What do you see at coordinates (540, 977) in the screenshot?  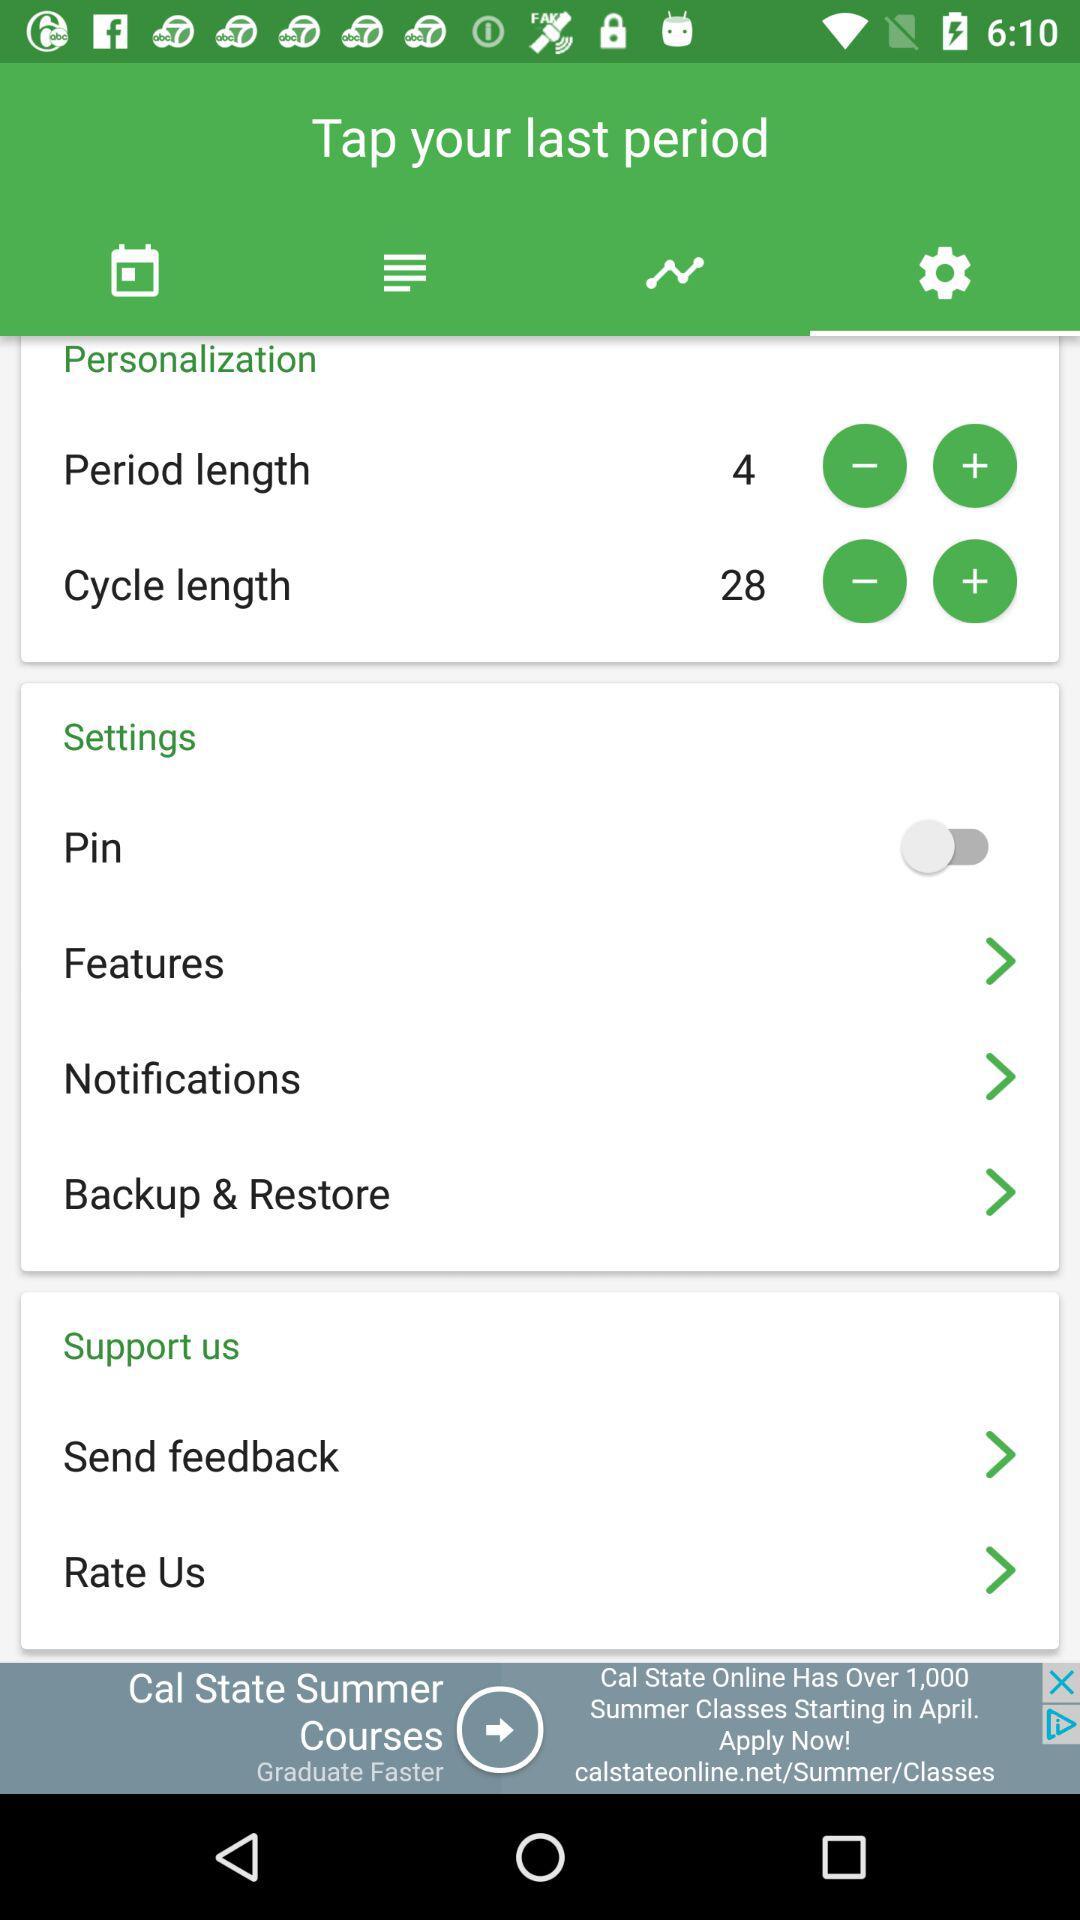 I see `the settings block` at bounding box center [540, 977].